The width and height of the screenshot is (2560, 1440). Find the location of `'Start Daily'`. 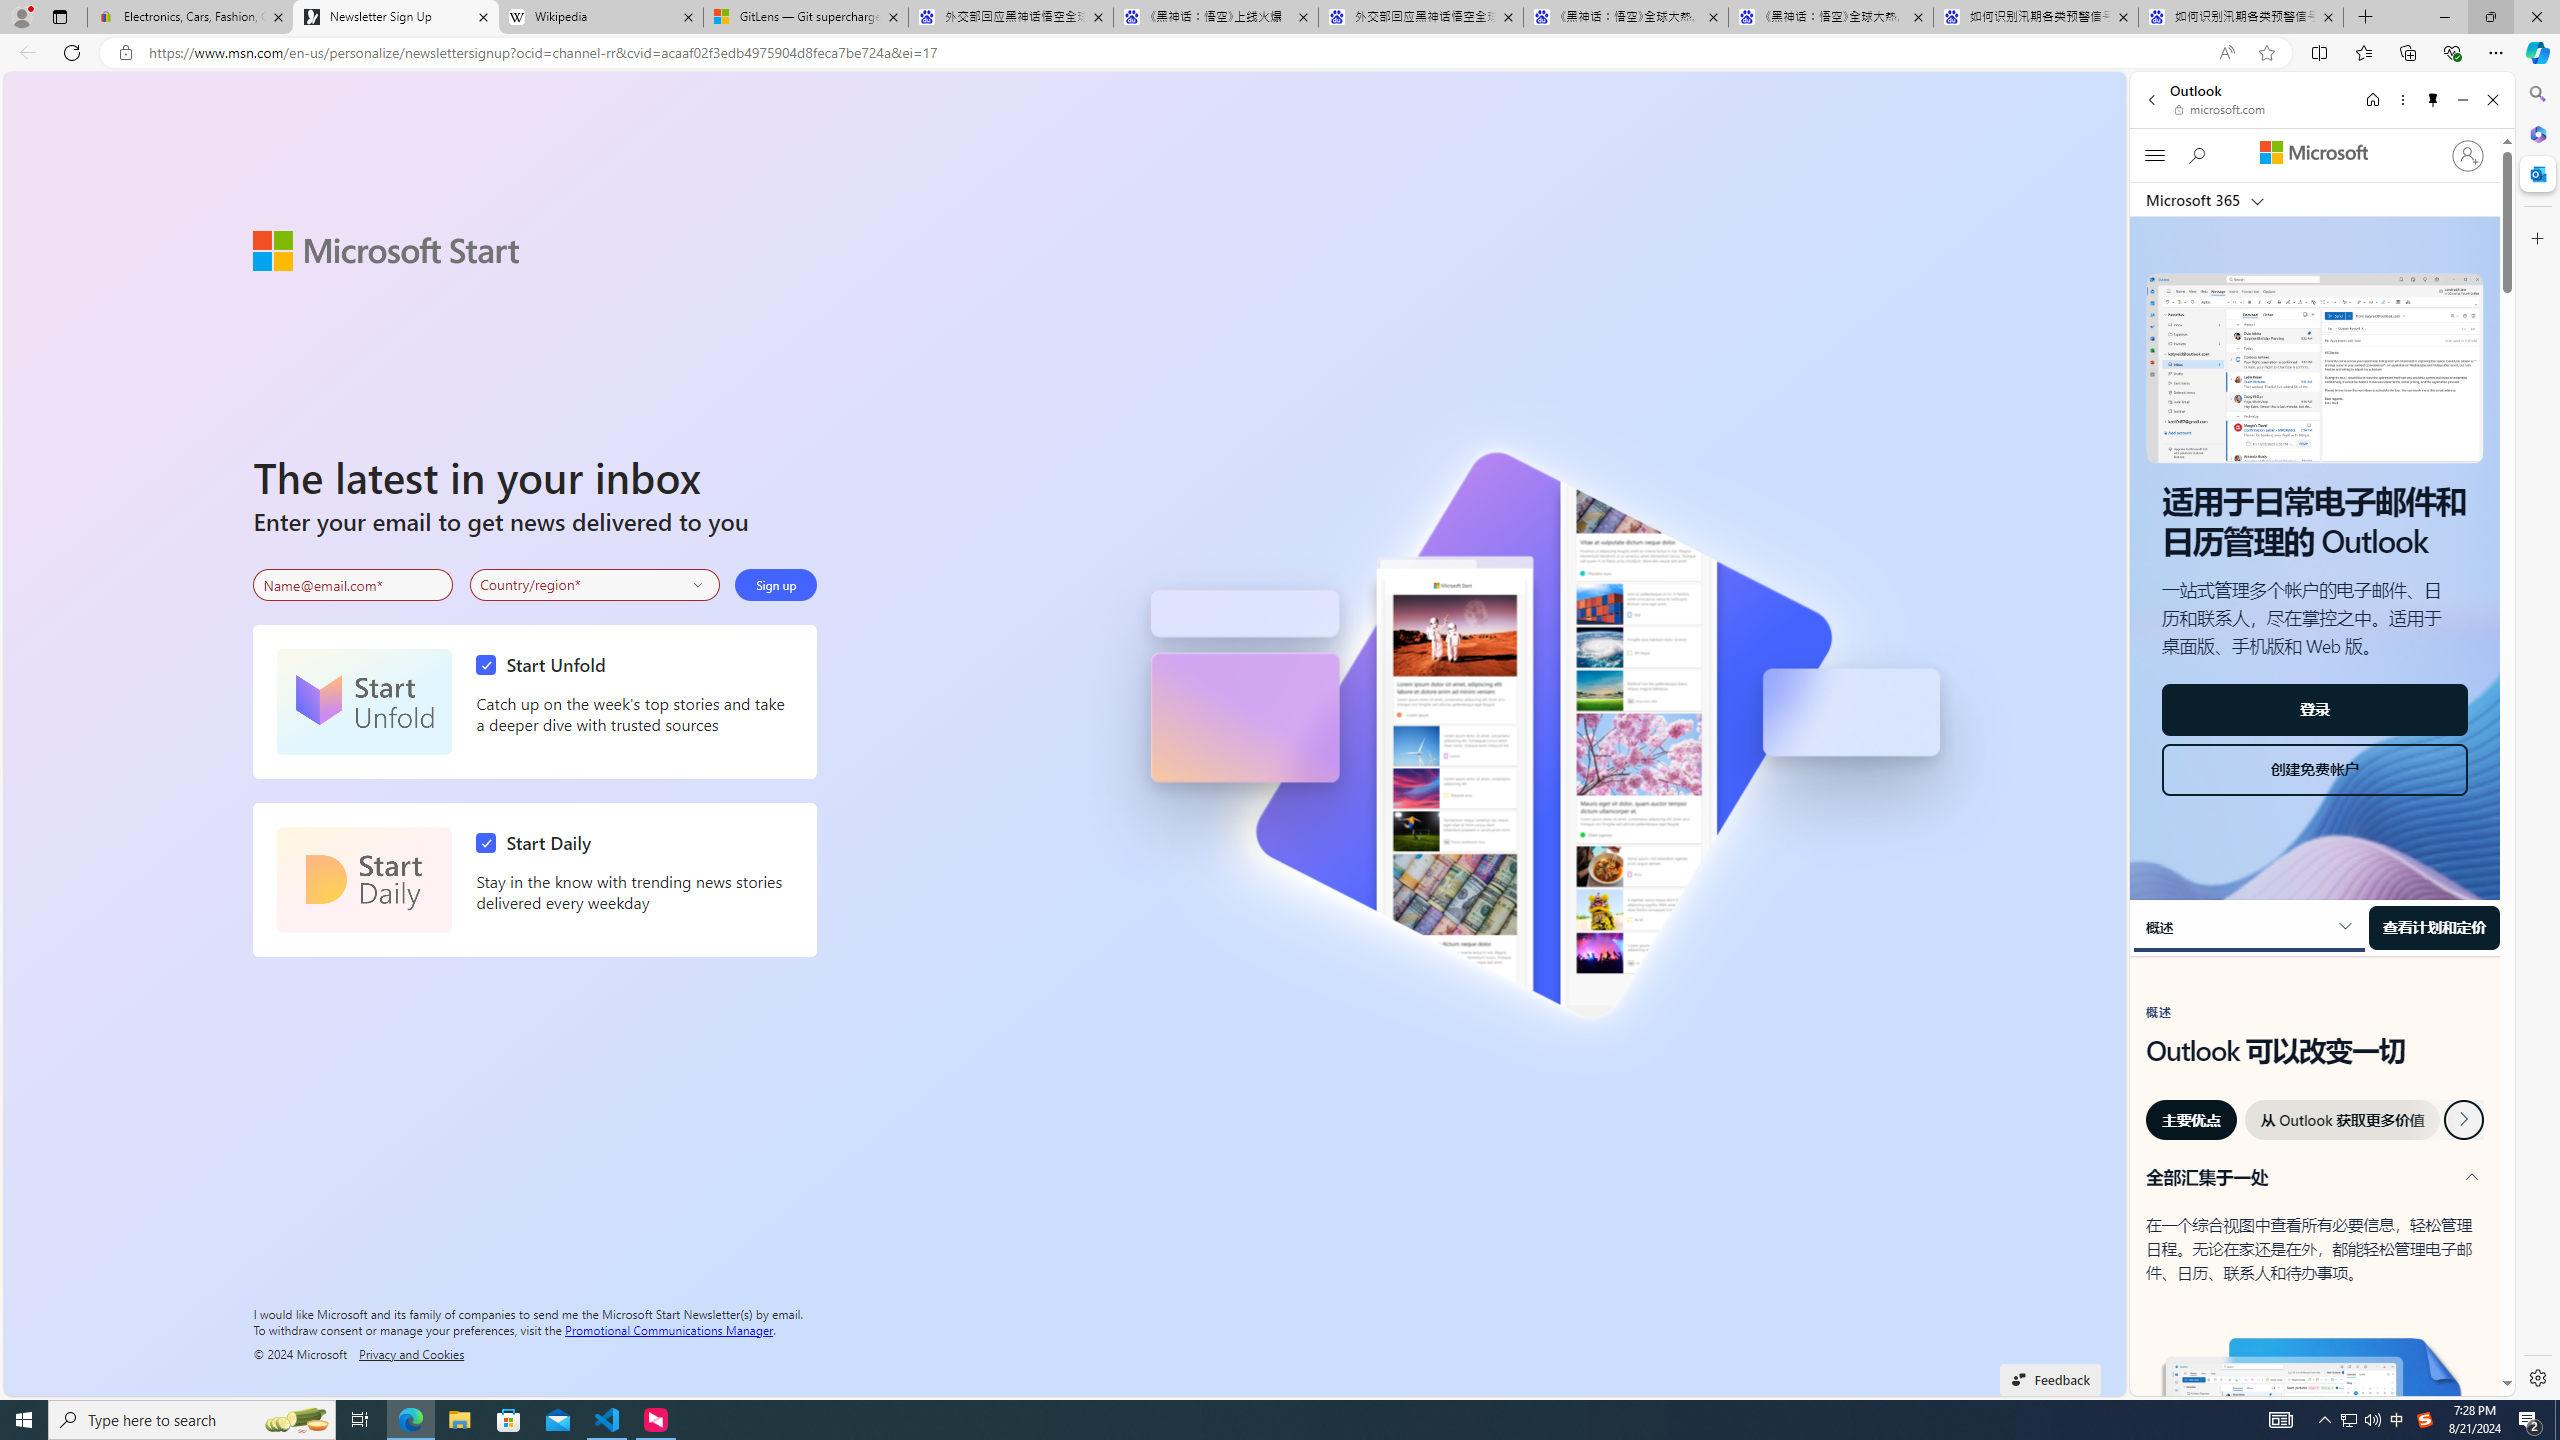

'Start Daily' is located at coordinates (363, 880).